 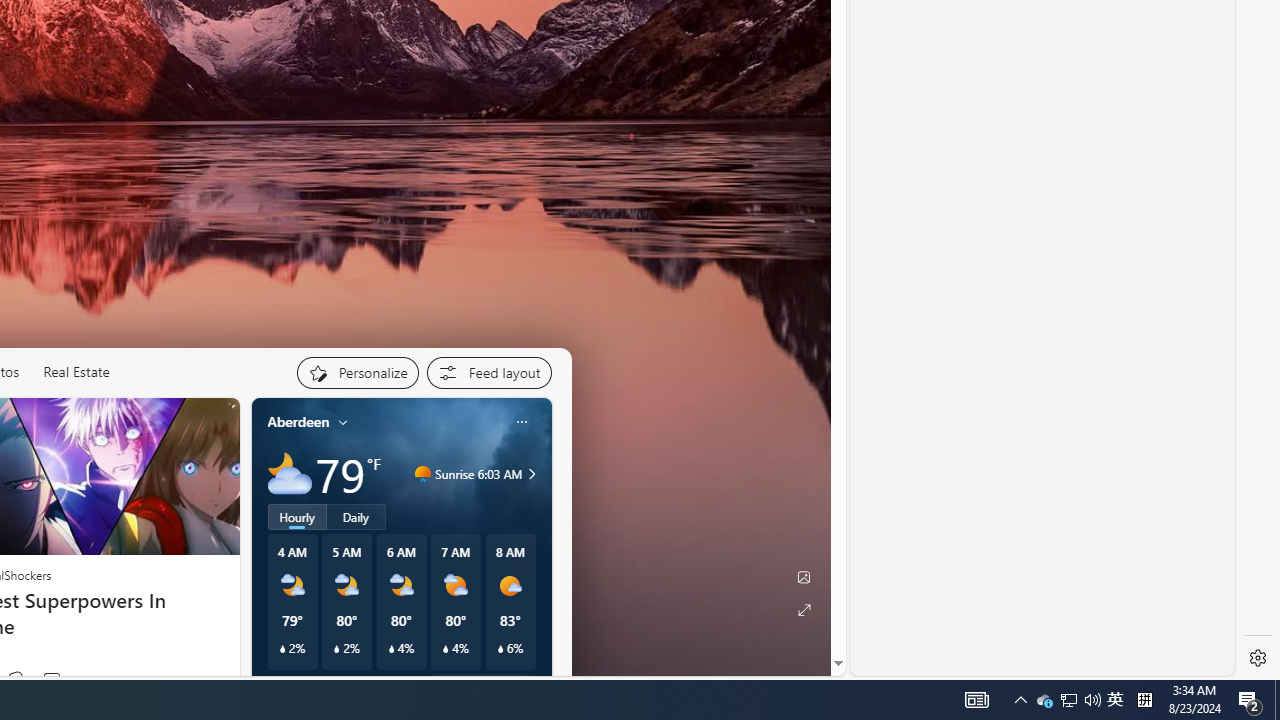 What do you see at coordinates (297, 421) in the screenshot?
I see `'Aberdeen'` at bounding box center [297, 421].